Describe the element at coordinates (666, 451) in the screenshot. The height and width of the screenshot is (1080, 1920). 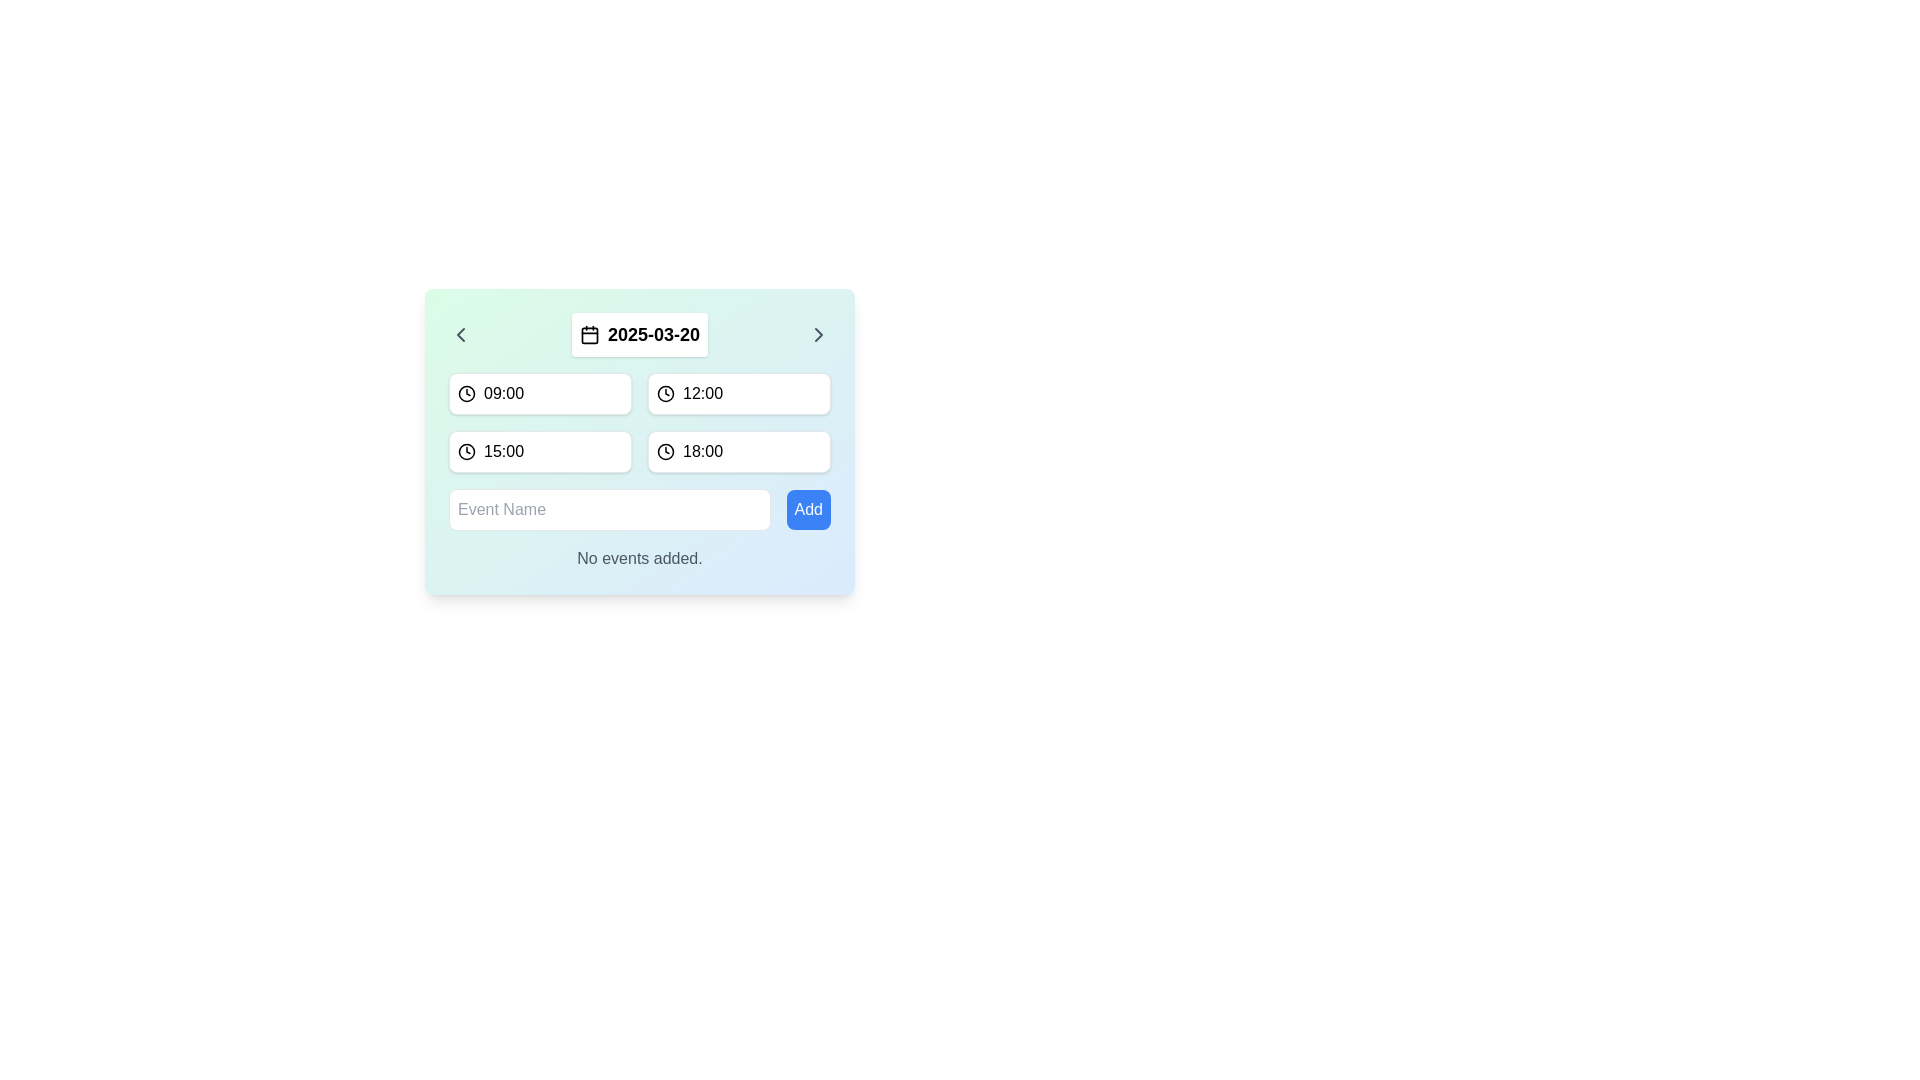
I see `the clock icon located to the left of the time label '18:00'` at that location.